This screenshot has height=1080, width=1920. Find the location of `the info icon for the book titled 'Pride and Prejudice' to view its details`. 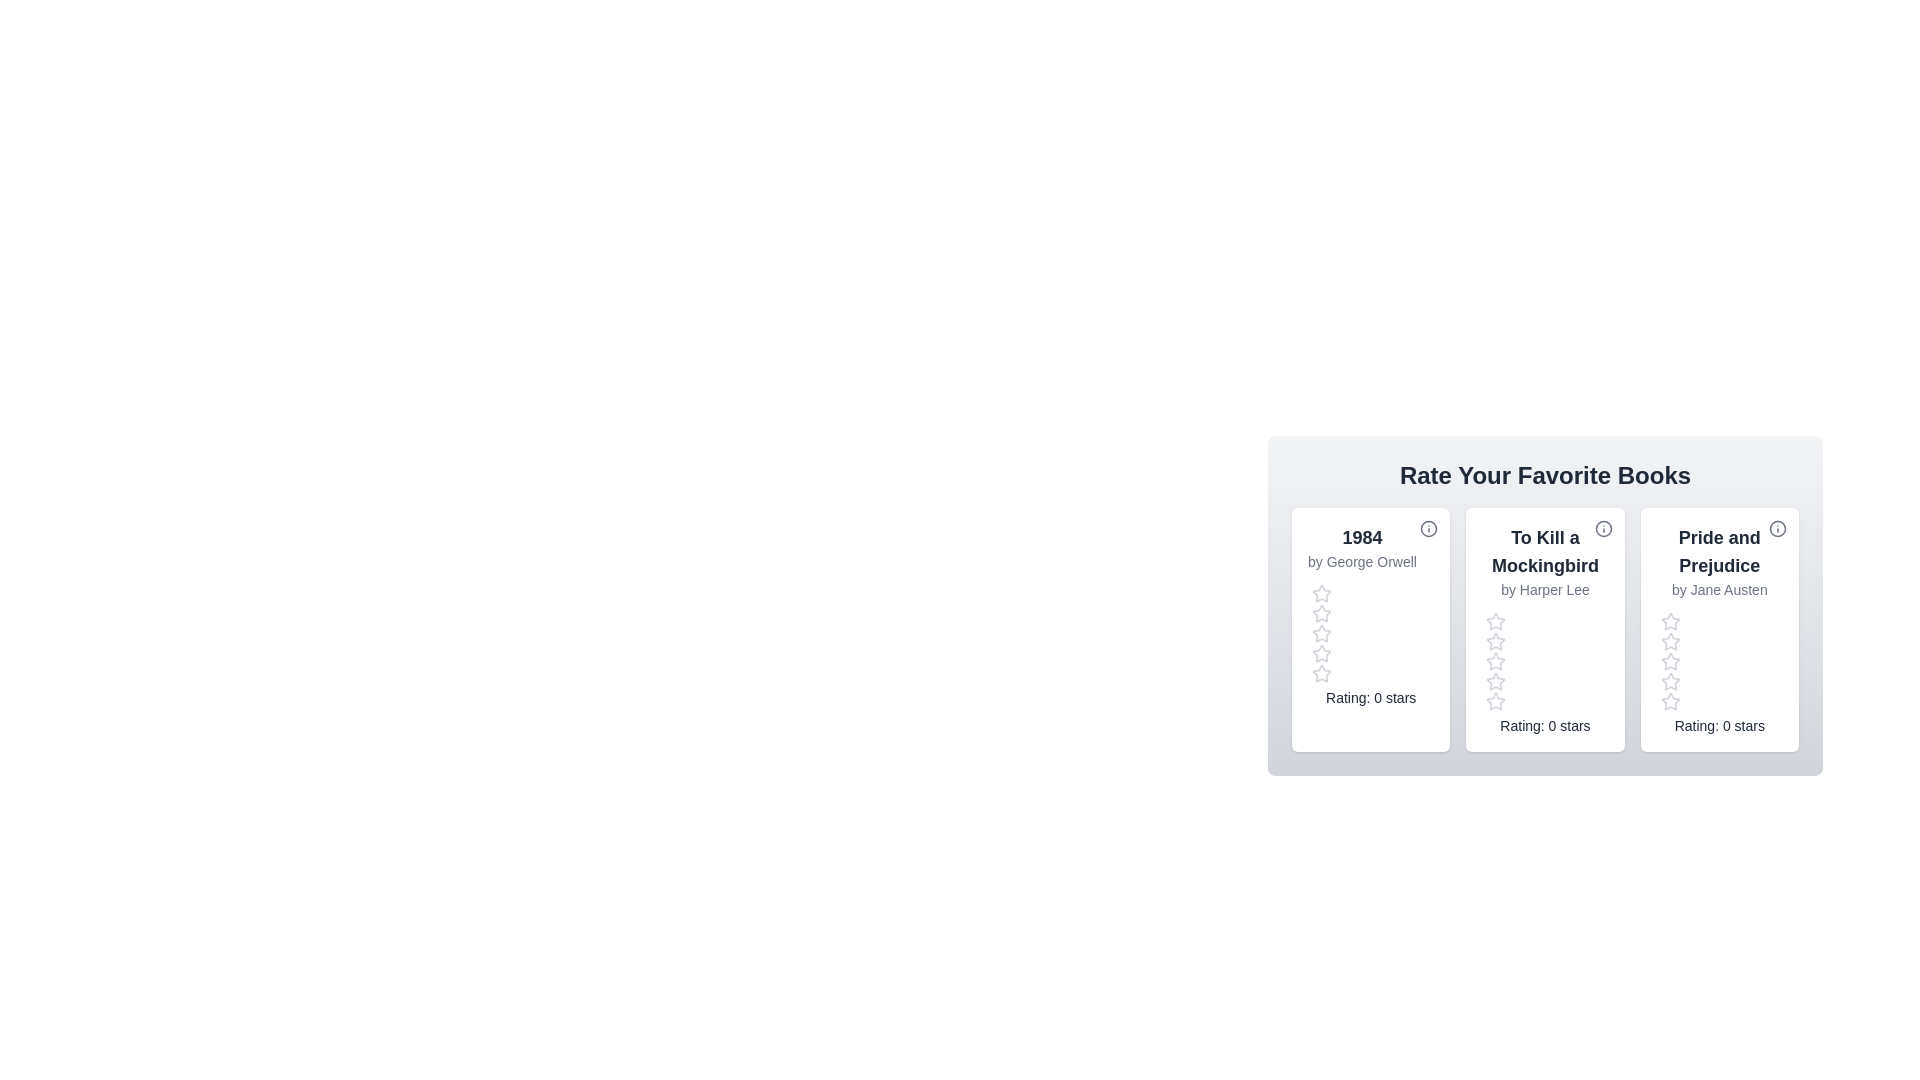

the info icon for the book titled 'Pride and Prejudice' to view its details is located at coordinates (1777, 527).